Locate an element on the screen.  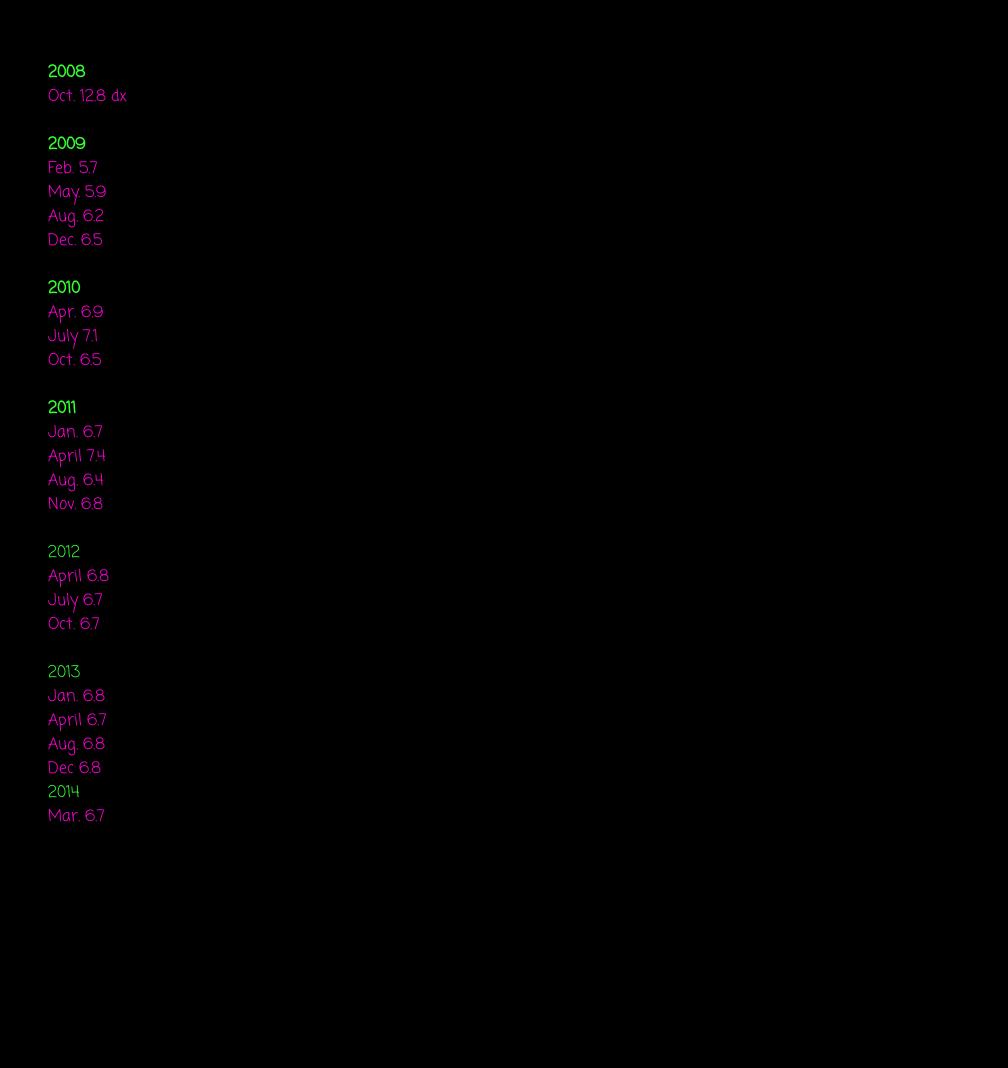
'July 6.7' is located at coordinates (75, 599).